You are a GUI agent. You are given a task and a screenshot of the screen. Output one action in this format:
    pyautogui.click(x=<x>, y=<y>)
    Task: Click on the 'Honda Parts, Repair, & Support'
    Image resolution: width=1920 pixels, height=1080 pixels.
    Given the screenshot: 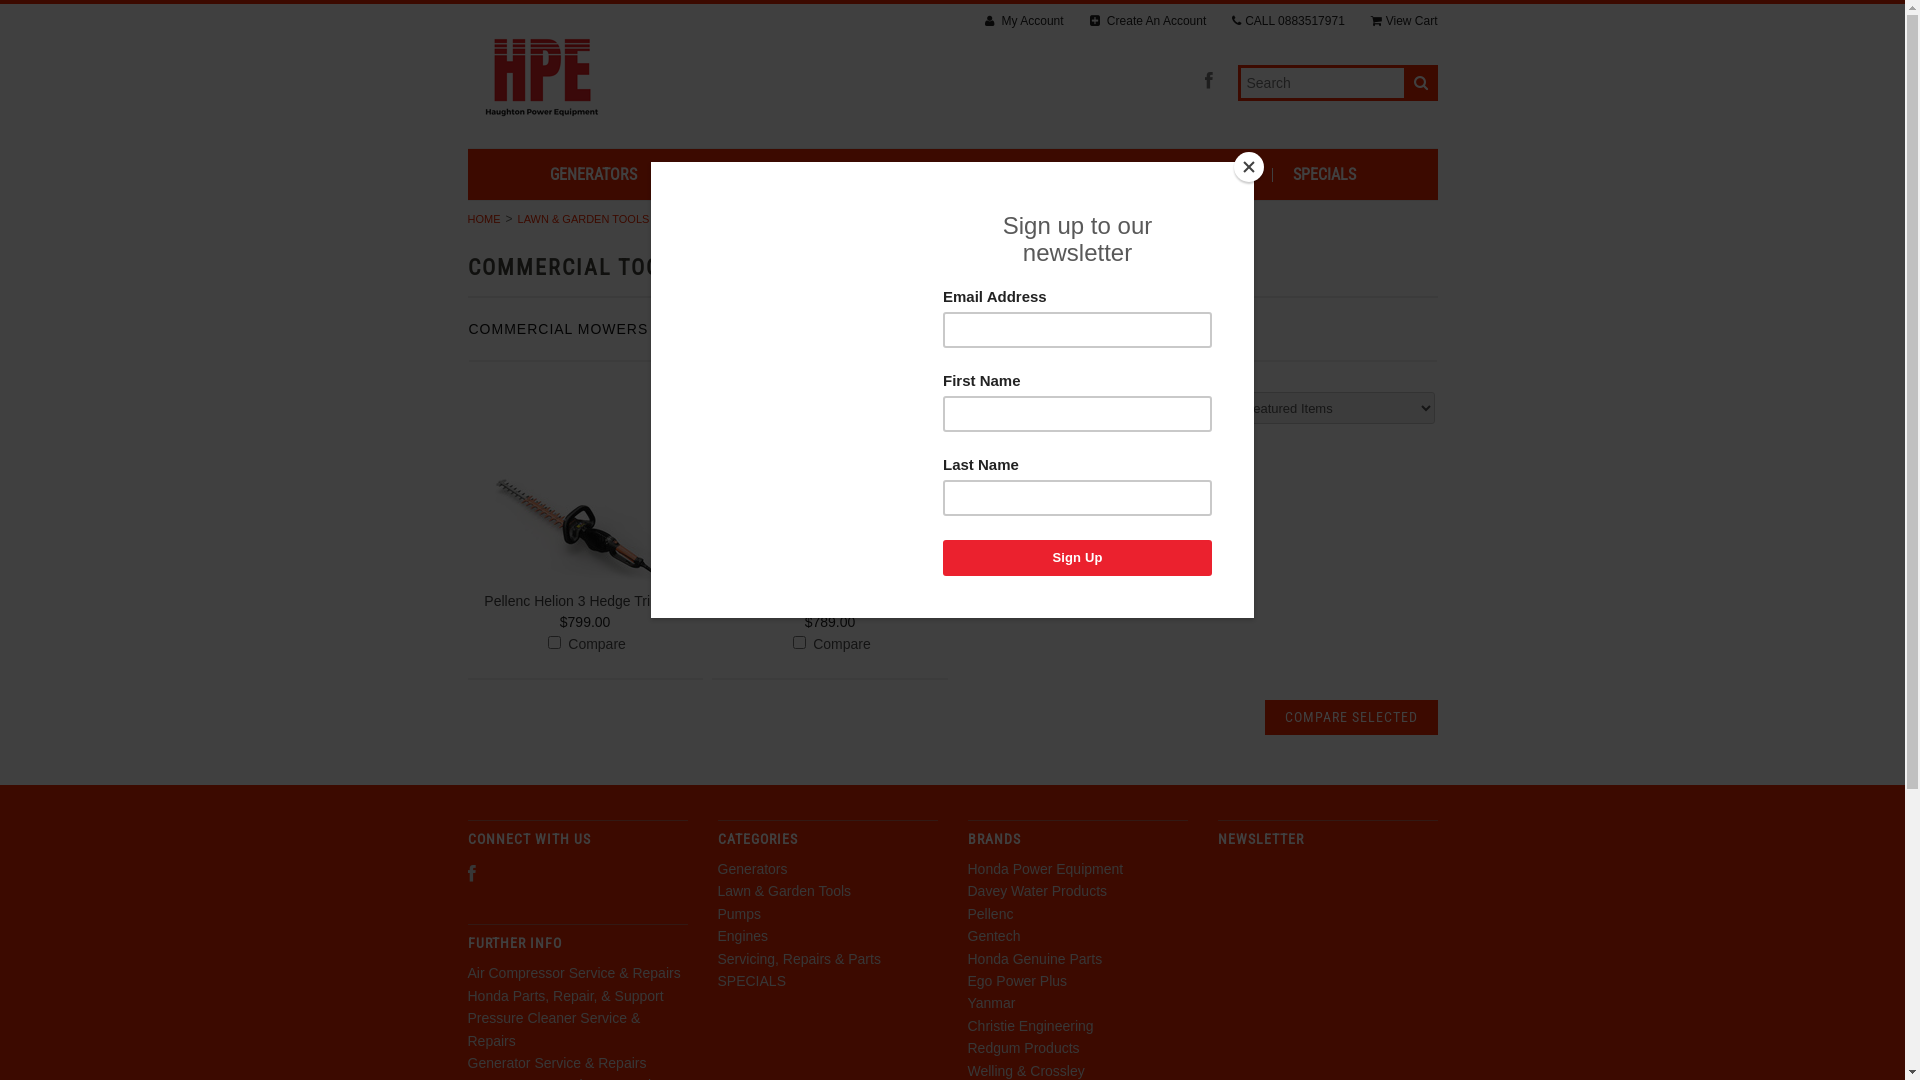 What is the action you would take?
    pyautogui.click(x=565, y=995)
    